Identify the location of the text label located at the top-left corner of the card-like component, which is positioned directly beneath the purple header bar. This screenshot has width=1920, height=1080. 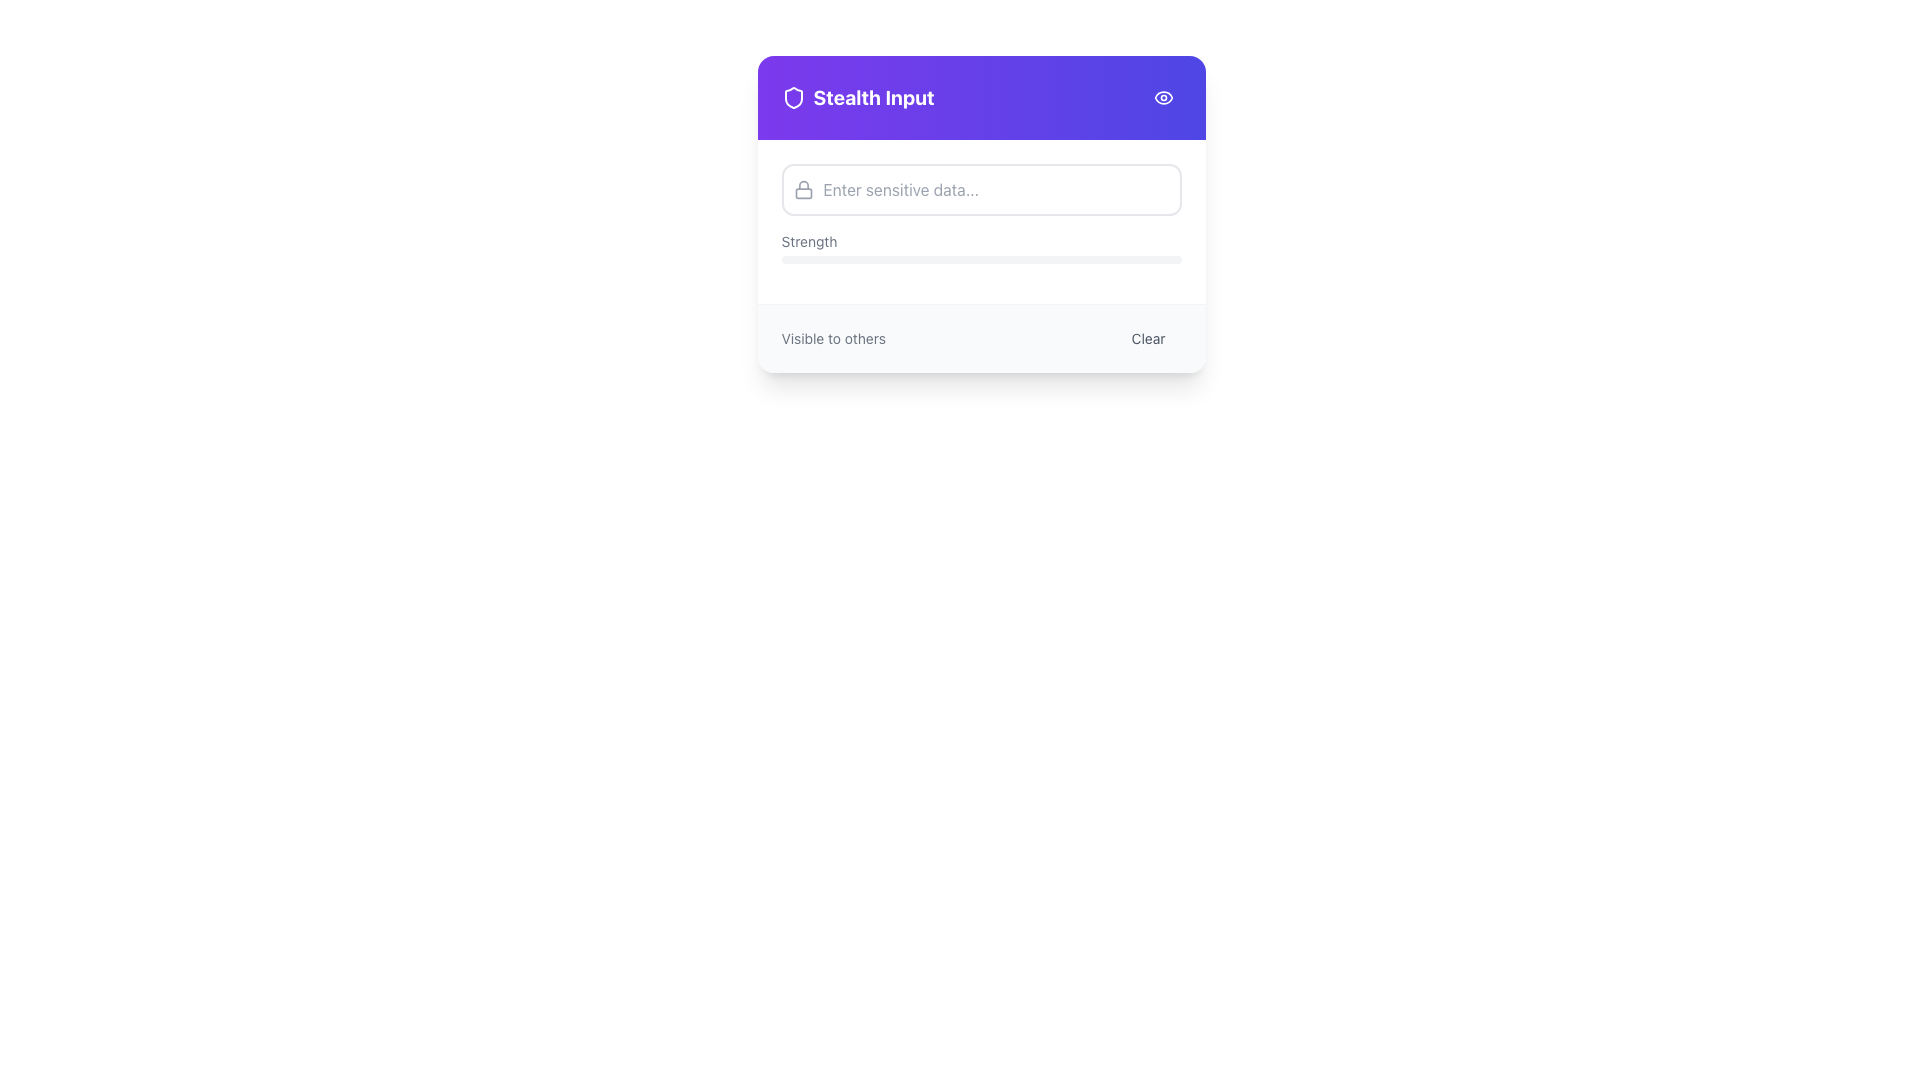
(858, 97).